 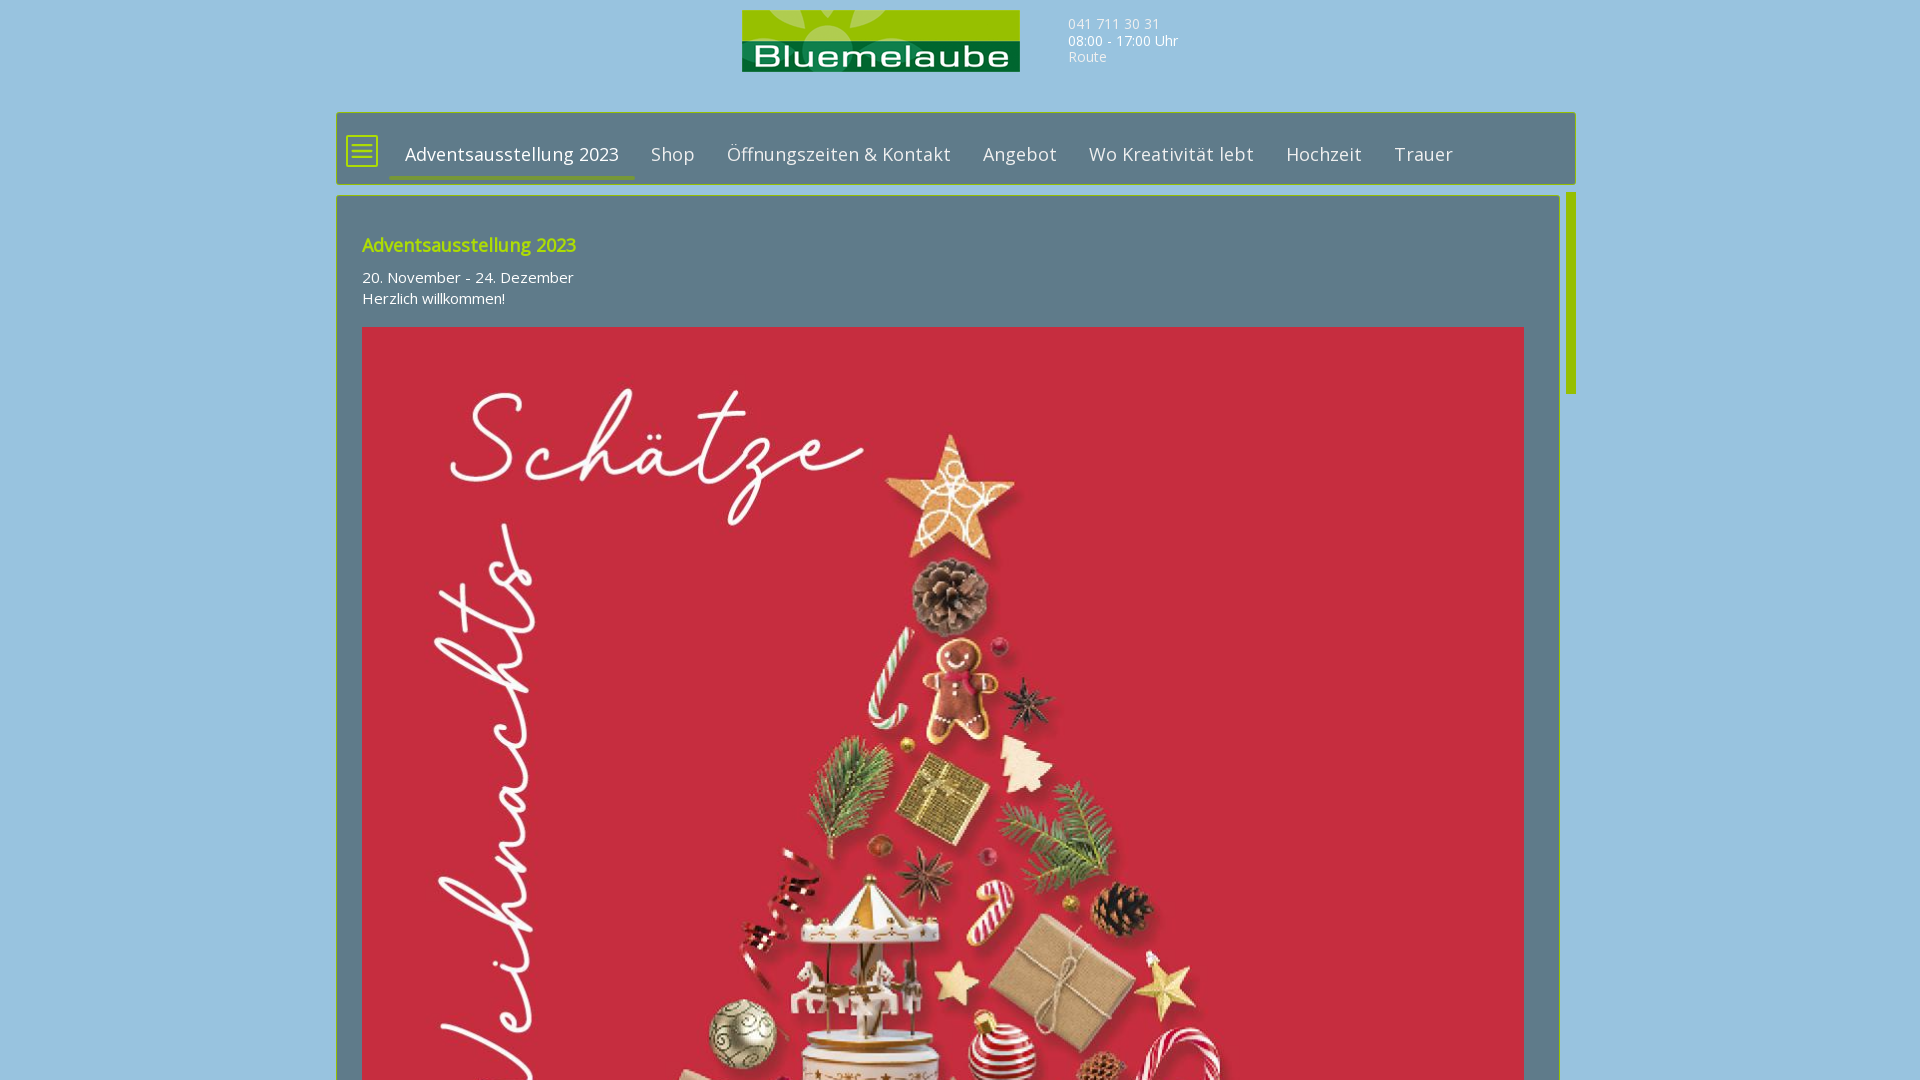 What do you see at coordinates (966, 144) in the screenshot?
I see `'Angebot'` at bounding box center [966, 144].